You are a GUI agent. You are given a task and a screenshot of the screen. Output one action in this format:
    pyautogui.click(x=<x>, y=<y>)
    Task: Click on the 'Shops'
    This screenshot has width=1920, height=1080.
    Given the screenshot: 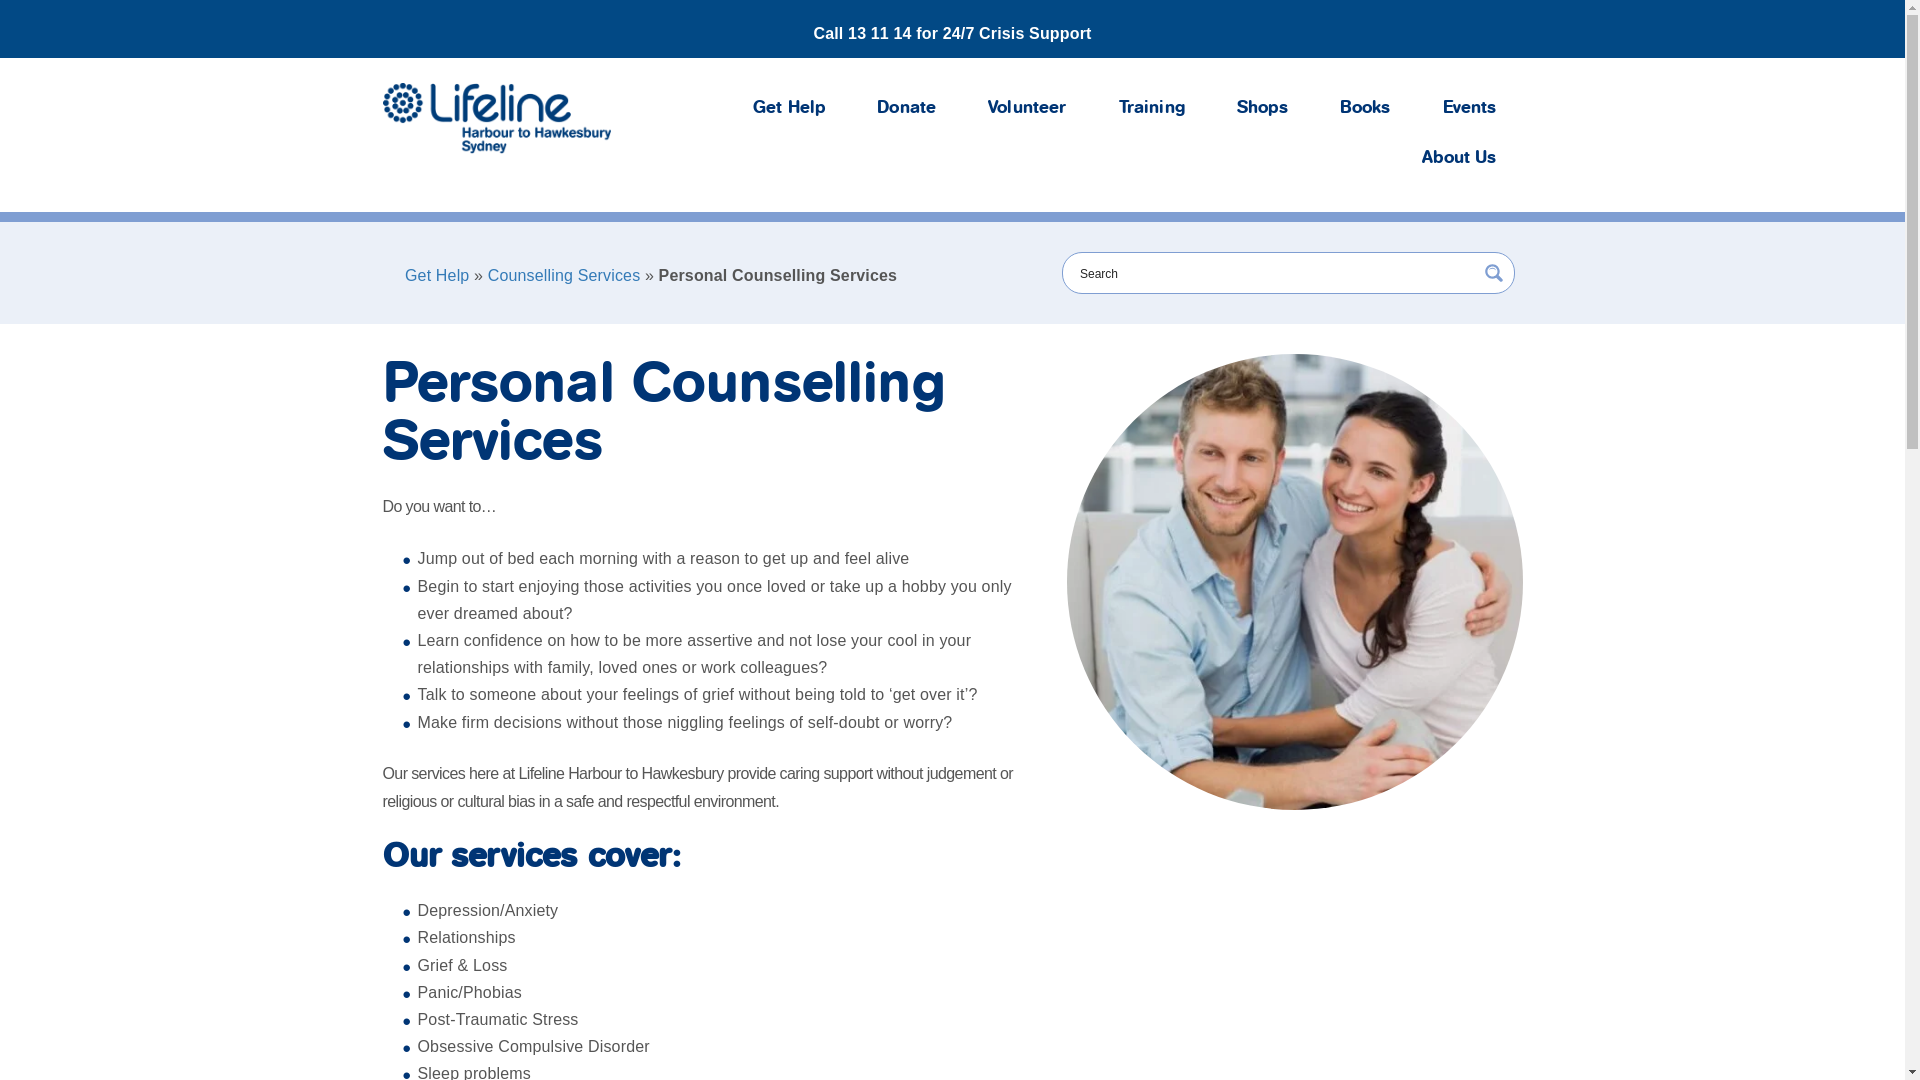 What is the action you would take?
    pyautogui.click(x=1261, y=108)
    